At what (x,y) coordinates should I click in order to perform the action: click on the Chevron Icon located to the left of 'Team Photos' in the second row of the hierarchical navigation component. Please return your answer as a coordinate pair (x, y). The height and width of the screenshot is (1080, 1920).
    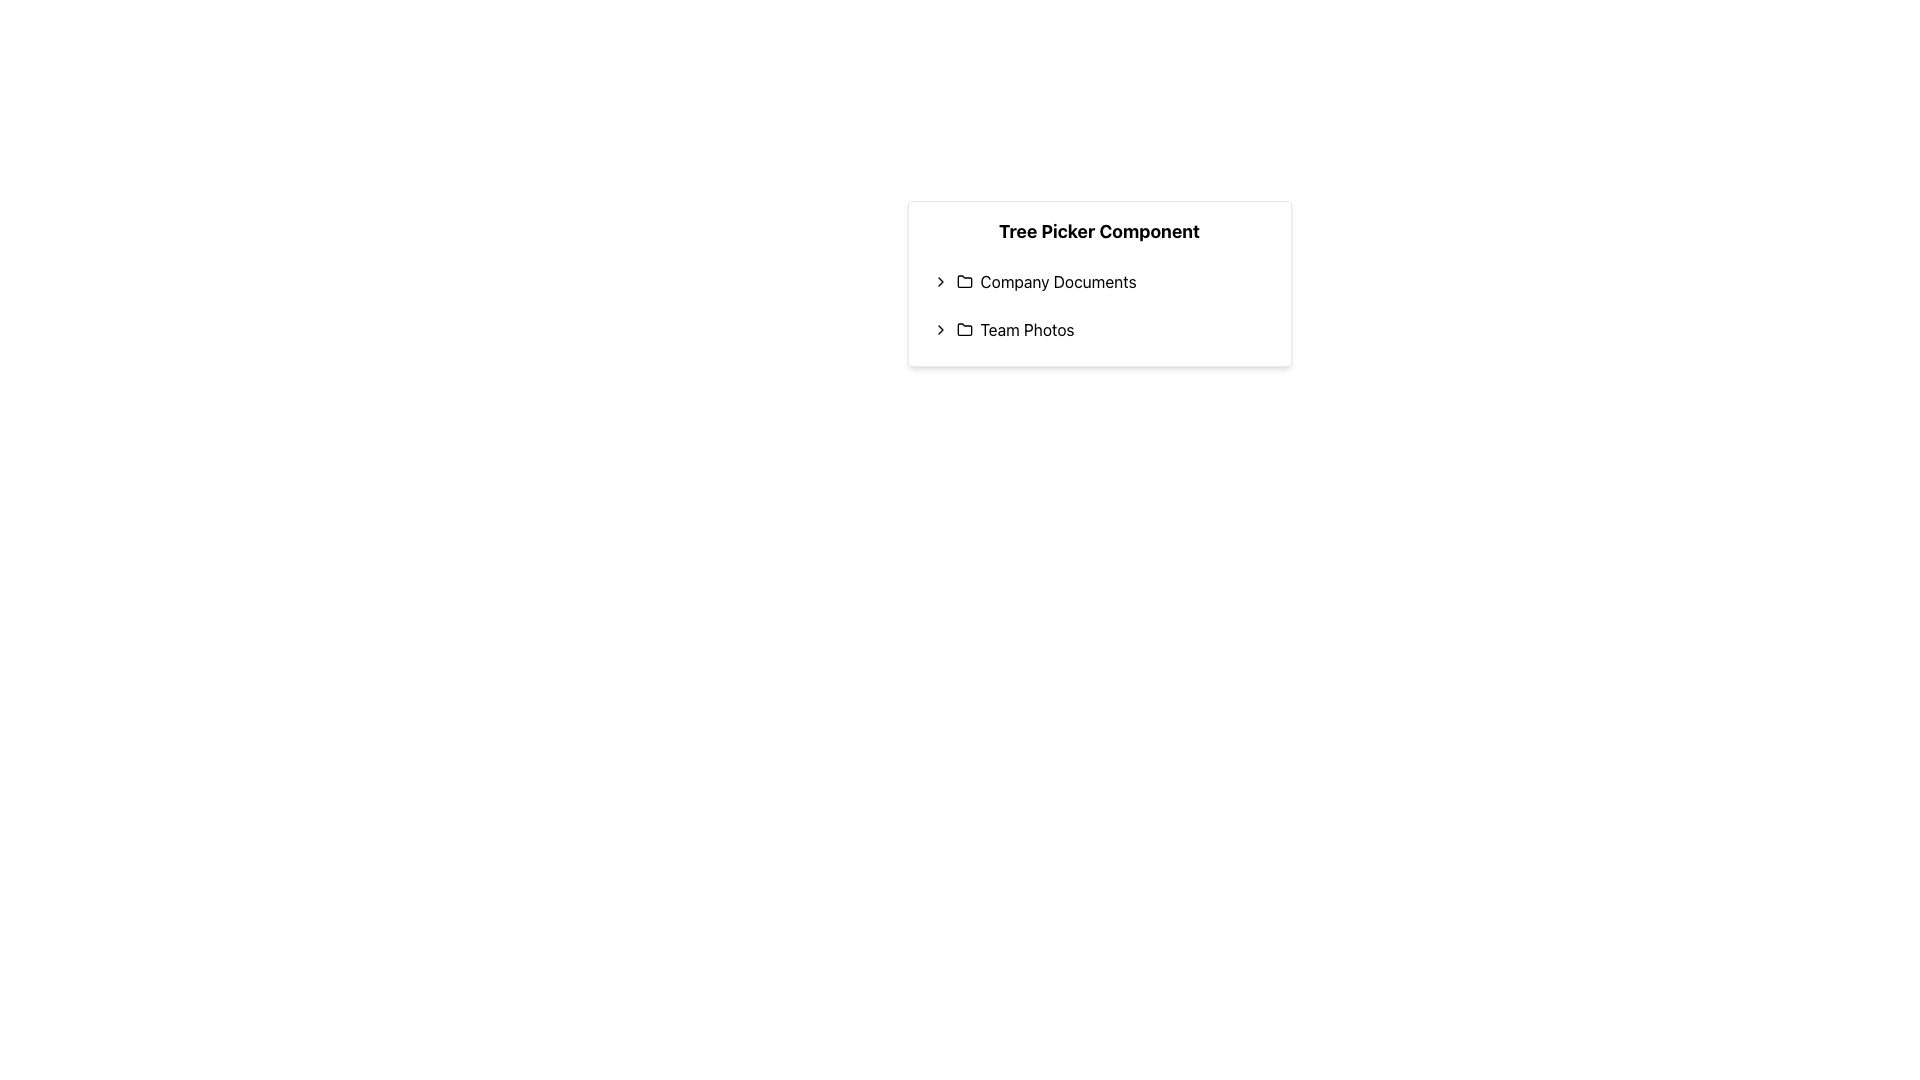
    Looking at the image, I should click on (939, 329).